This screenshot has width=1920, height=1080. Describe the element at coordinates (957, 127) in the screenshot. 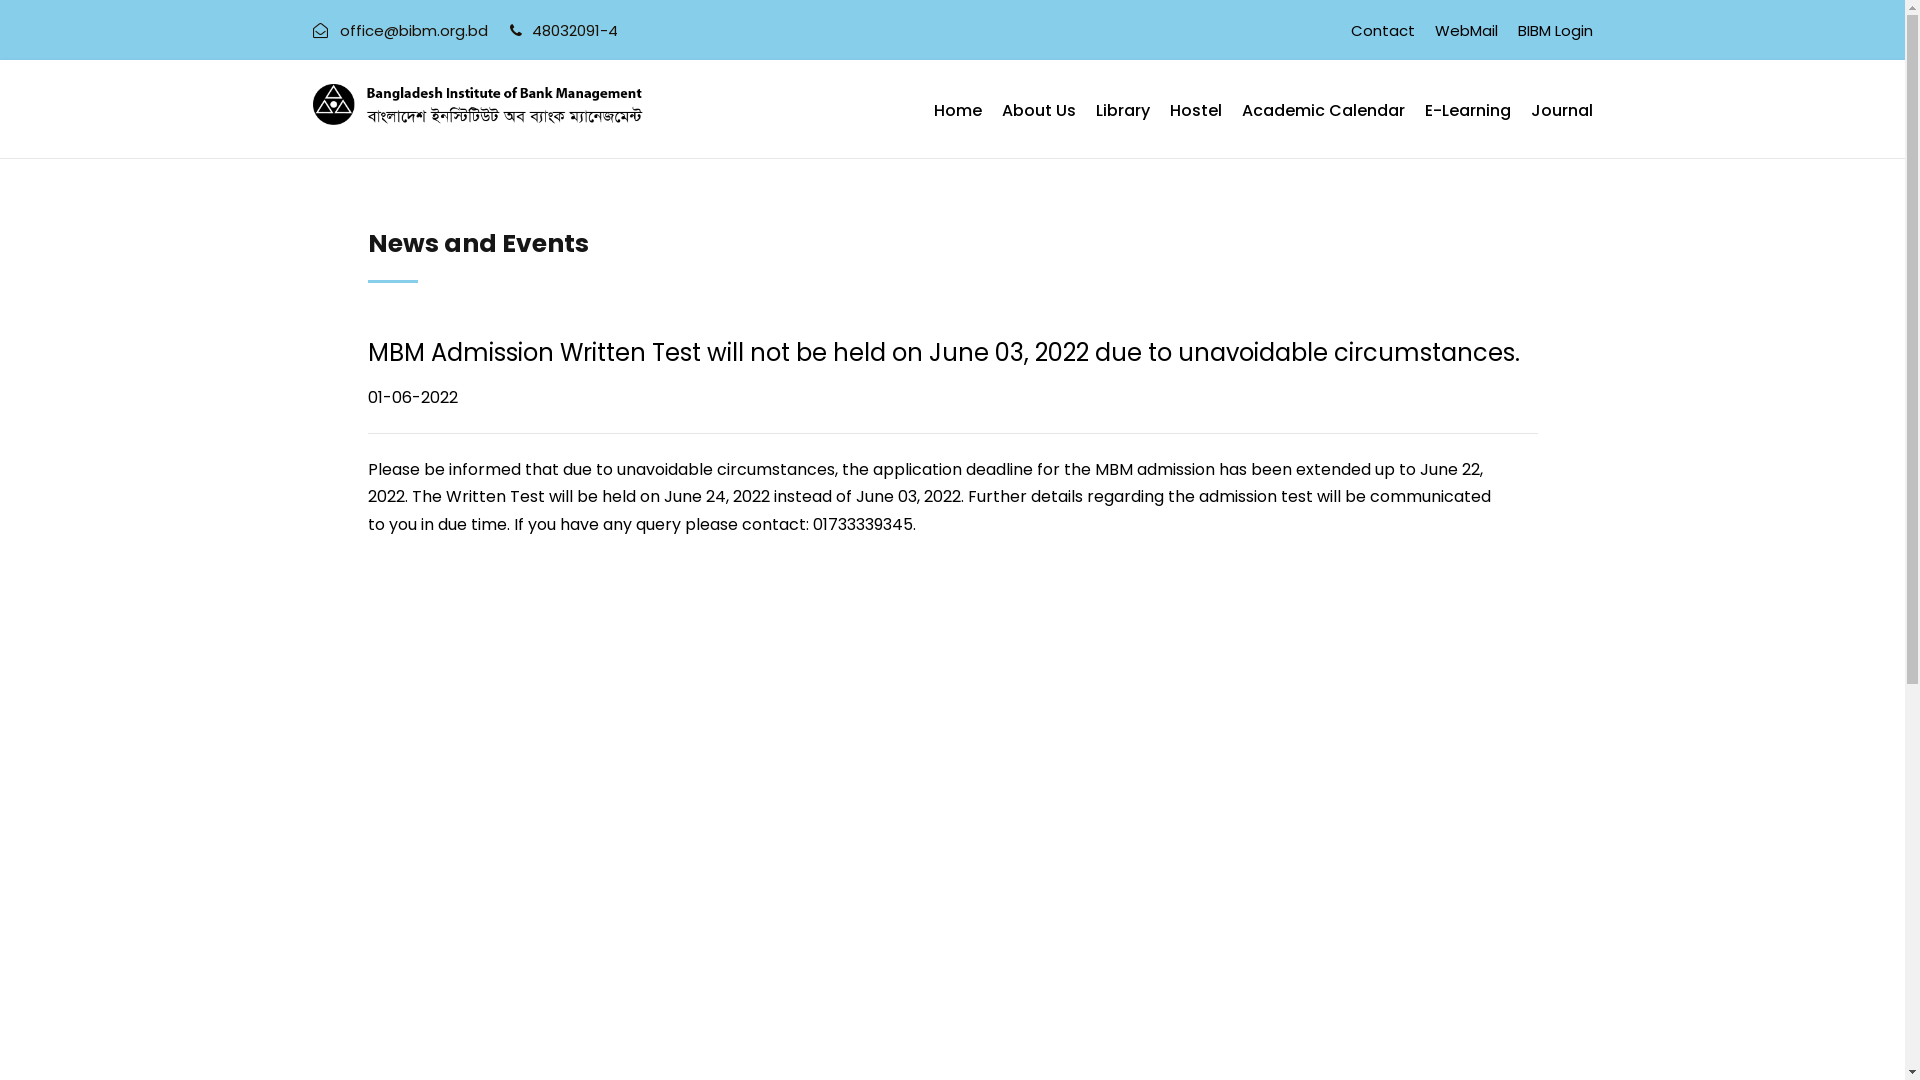

I see `'Home'` at that location.